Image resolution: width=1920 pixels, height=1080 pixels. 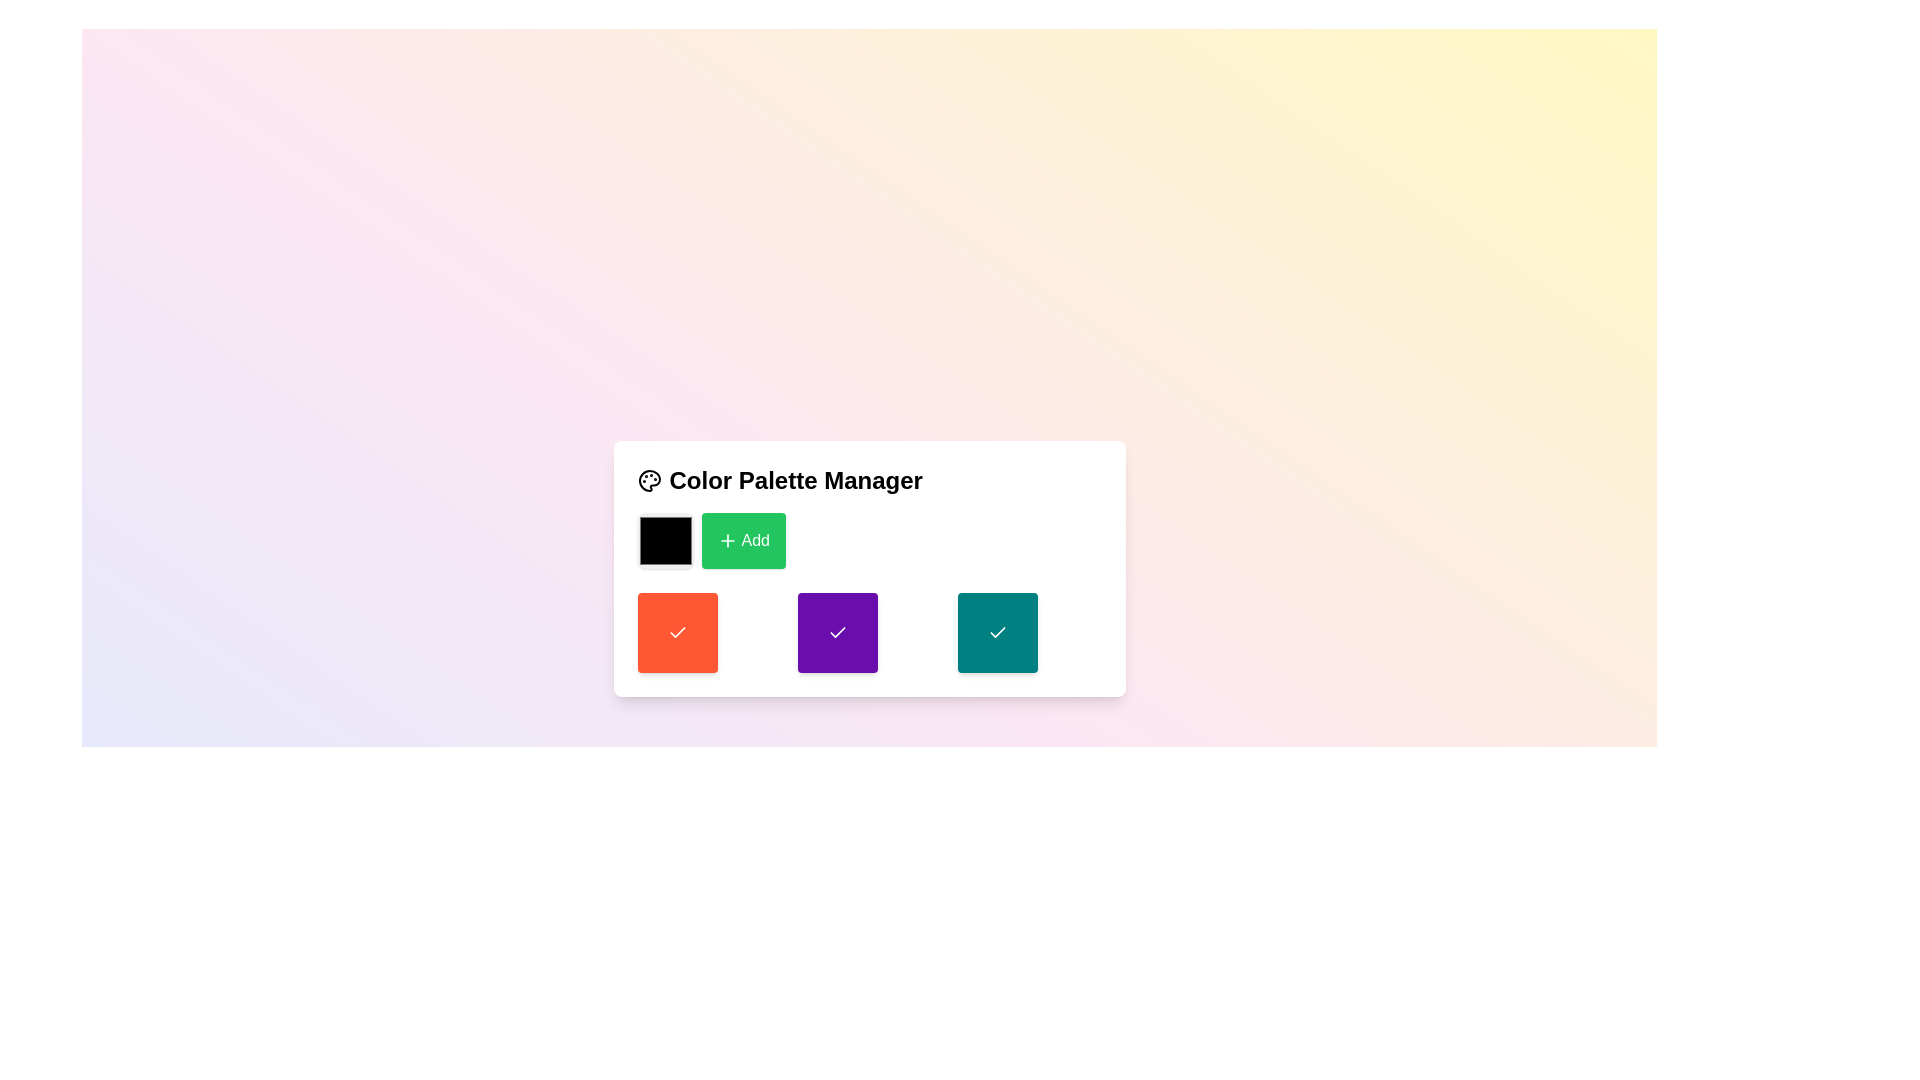 I want to click on the green 'Add' button with a white plus icon located to the right of a black color swatch in the Color Palette Manager section, so click(x=742, y=540).